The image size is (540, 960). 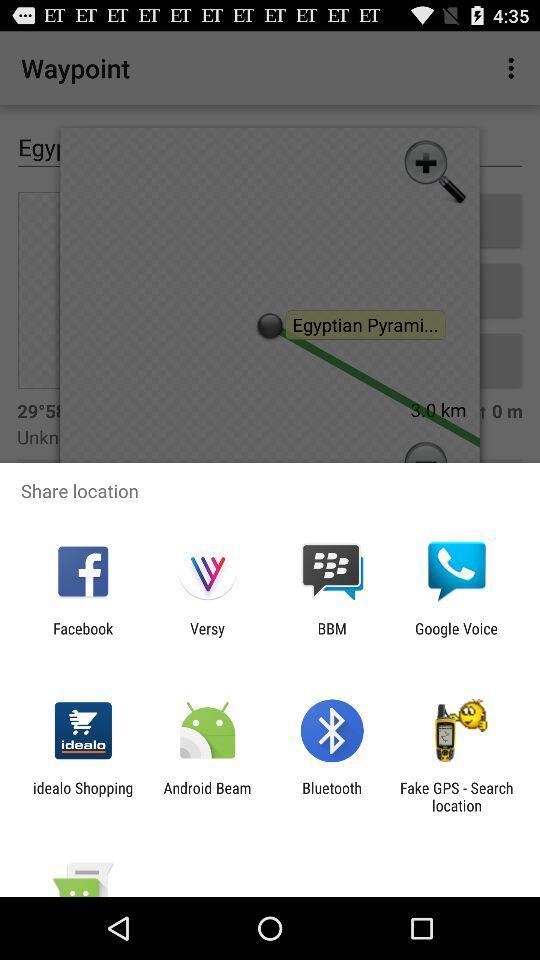 What do you see at coordinates (82, 796) in the screenshot?
I see `the idealo shopping app` at bounding box center [82, 796].